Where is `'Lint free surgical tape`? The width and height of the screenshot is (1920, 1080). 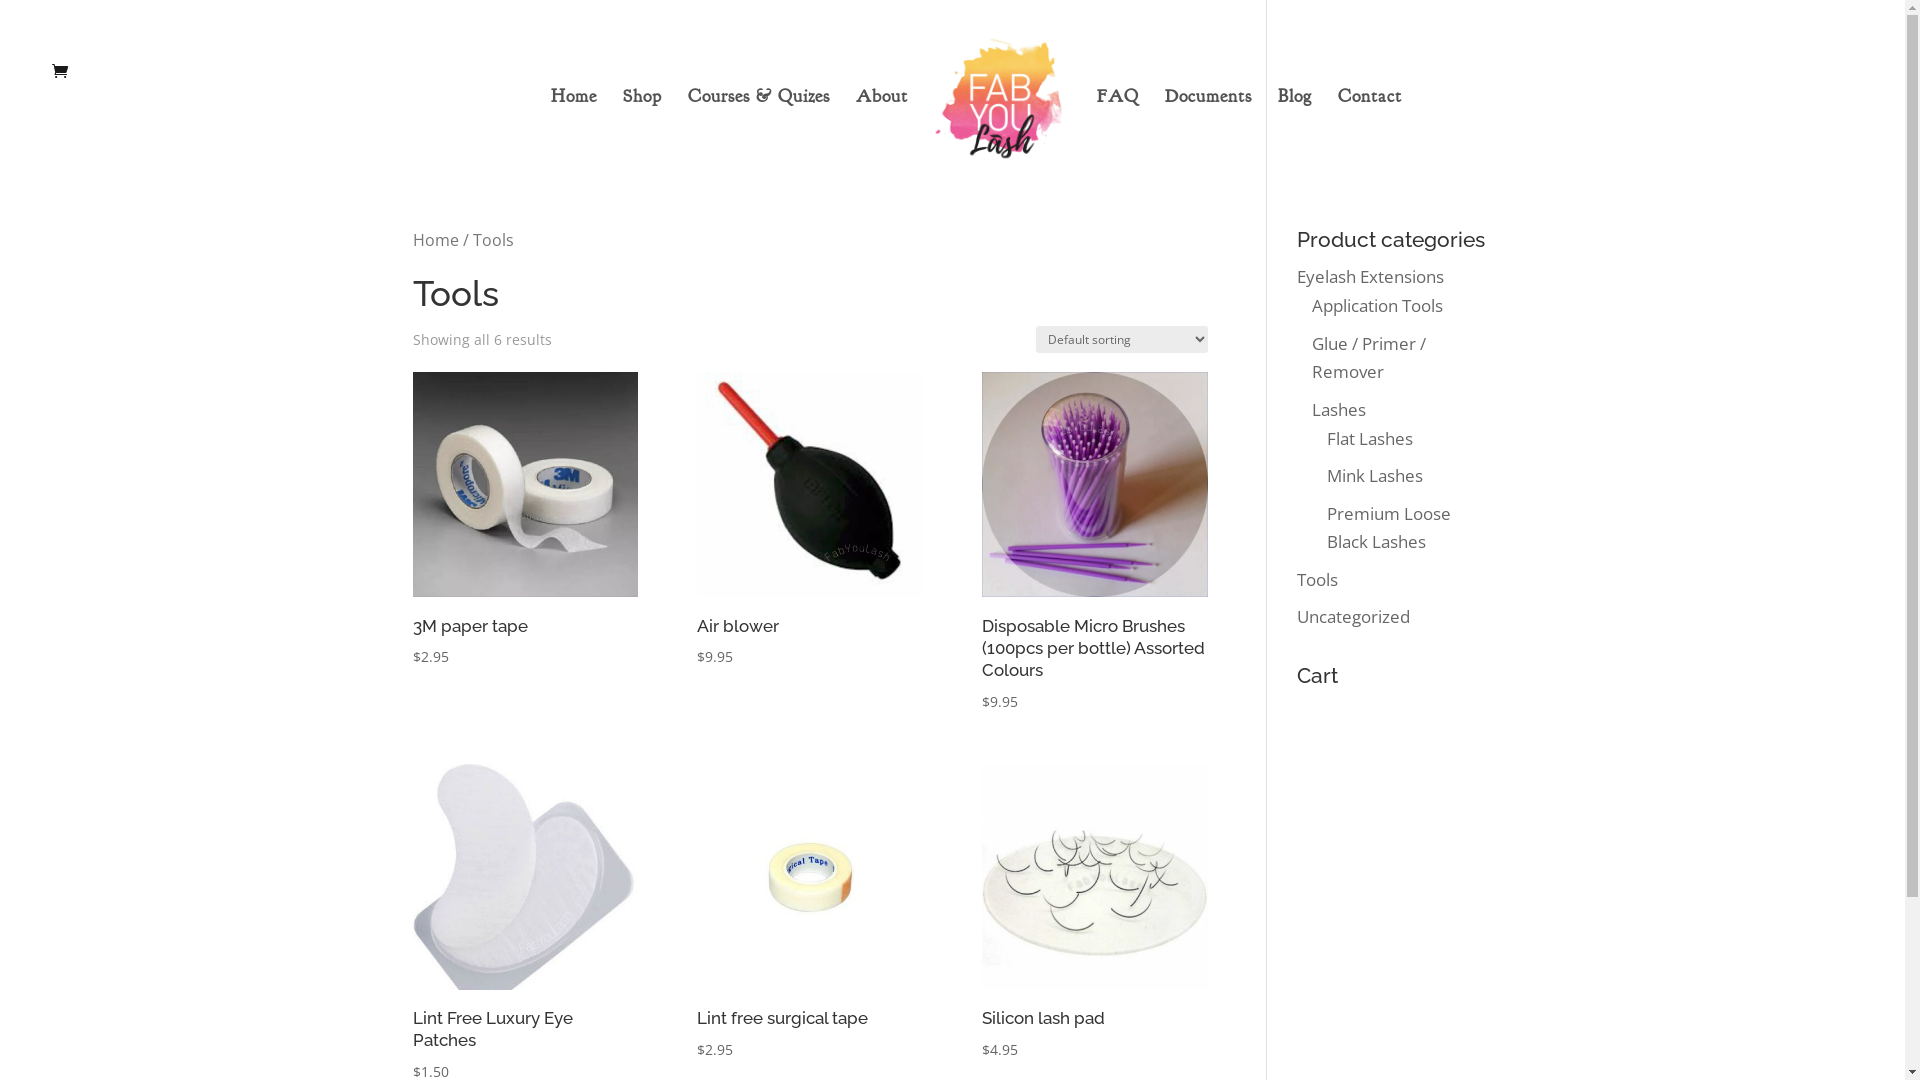 'Lint free surgical tape is located at coordinates (809, 912).